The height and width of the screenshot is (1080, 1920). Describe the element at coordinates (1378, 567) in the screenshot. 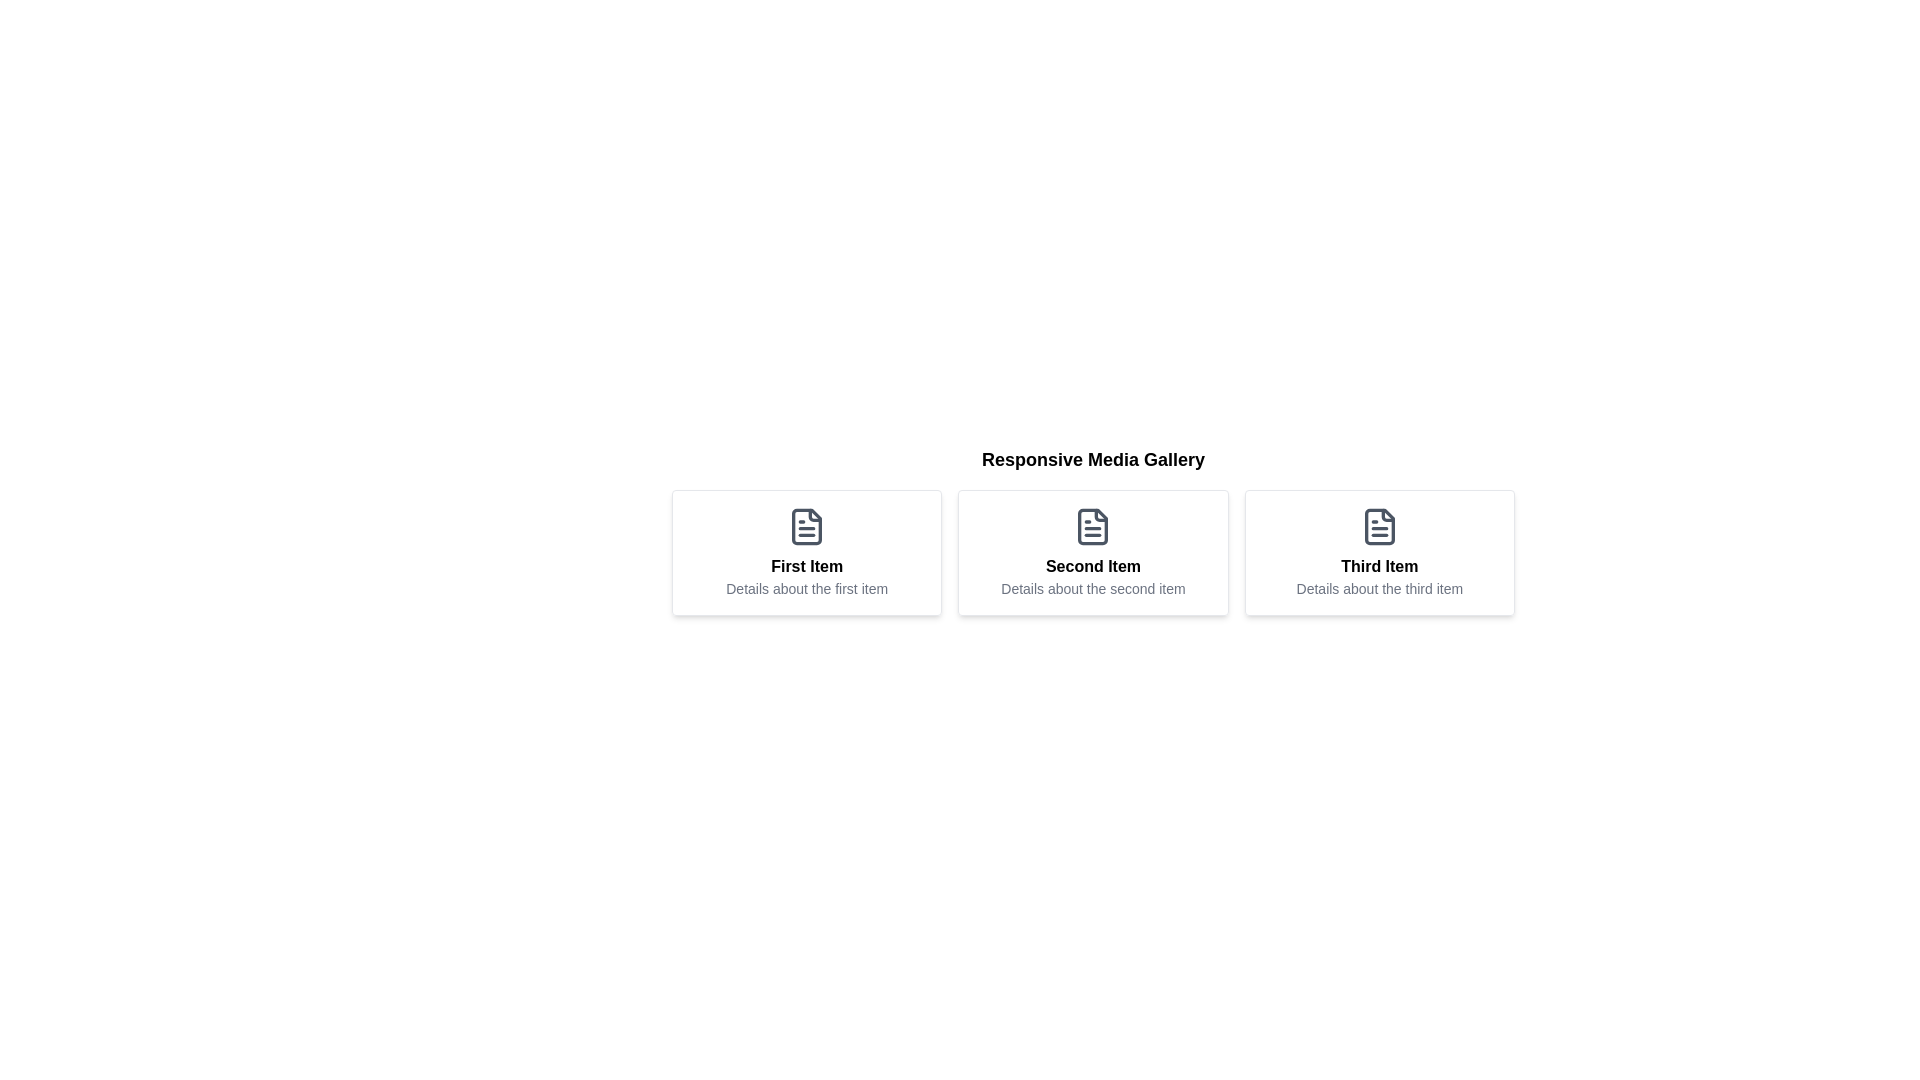

I see `the bold text label that reads 'Third Item', which is the title for its section located in the rightmost card above the subtitle 'Details about the third item'` at that location.